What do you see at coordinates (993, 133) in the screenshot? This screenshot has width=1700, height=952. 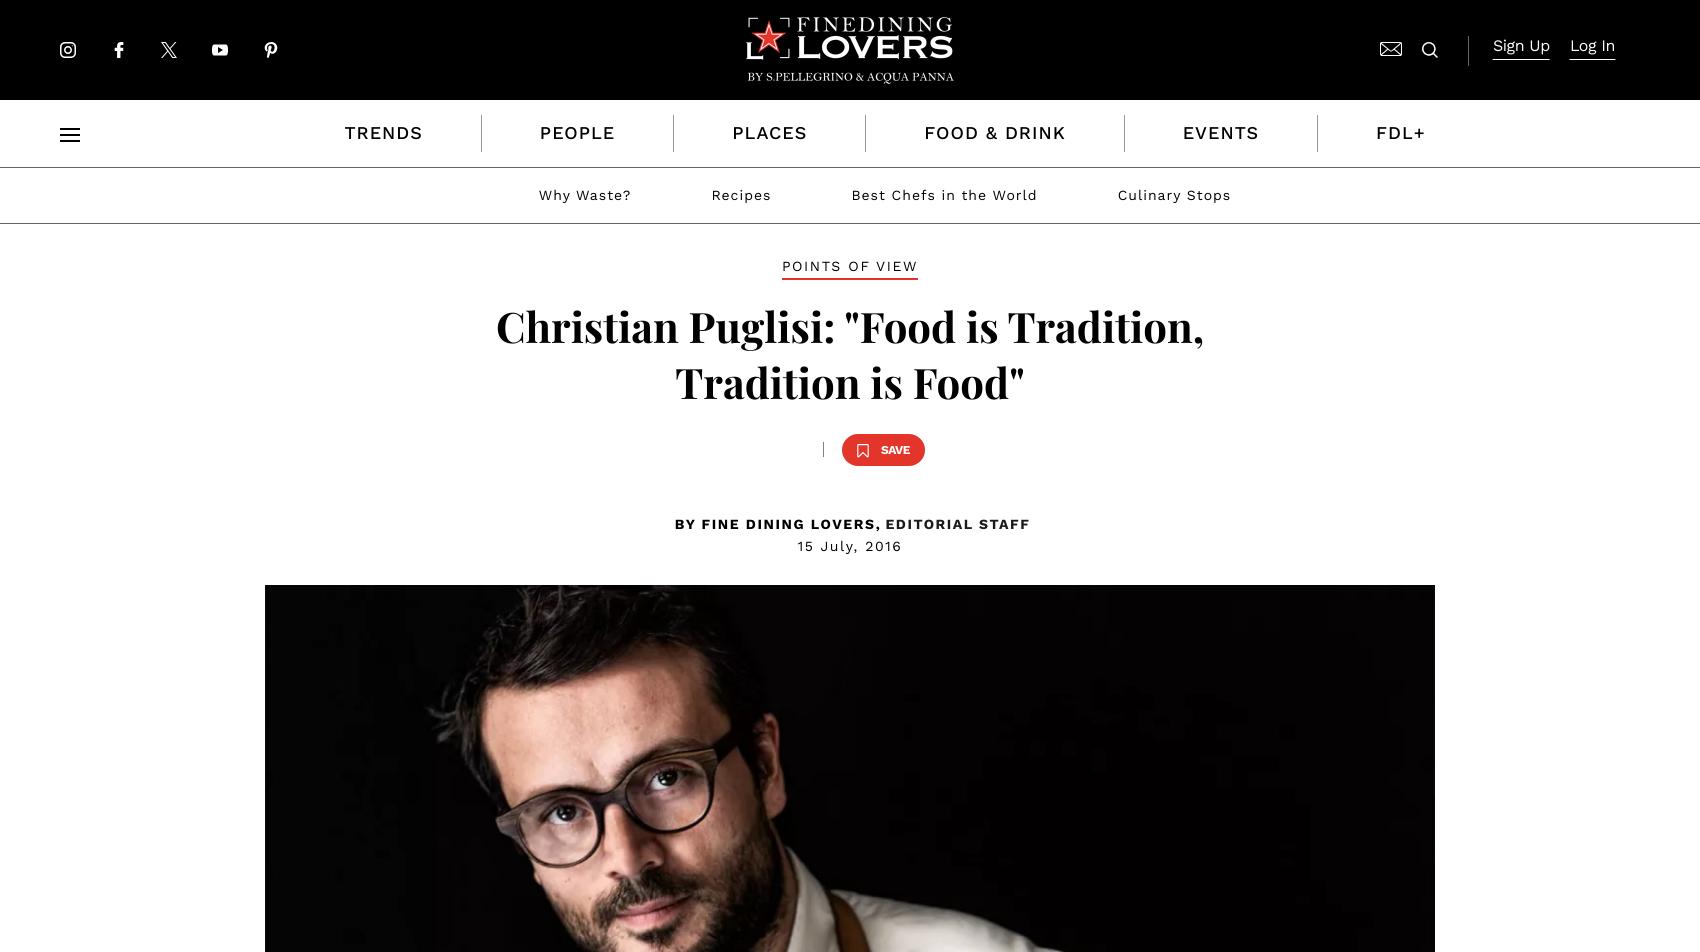 I see `'Food & Drink'` at bounding box center [993, 133].